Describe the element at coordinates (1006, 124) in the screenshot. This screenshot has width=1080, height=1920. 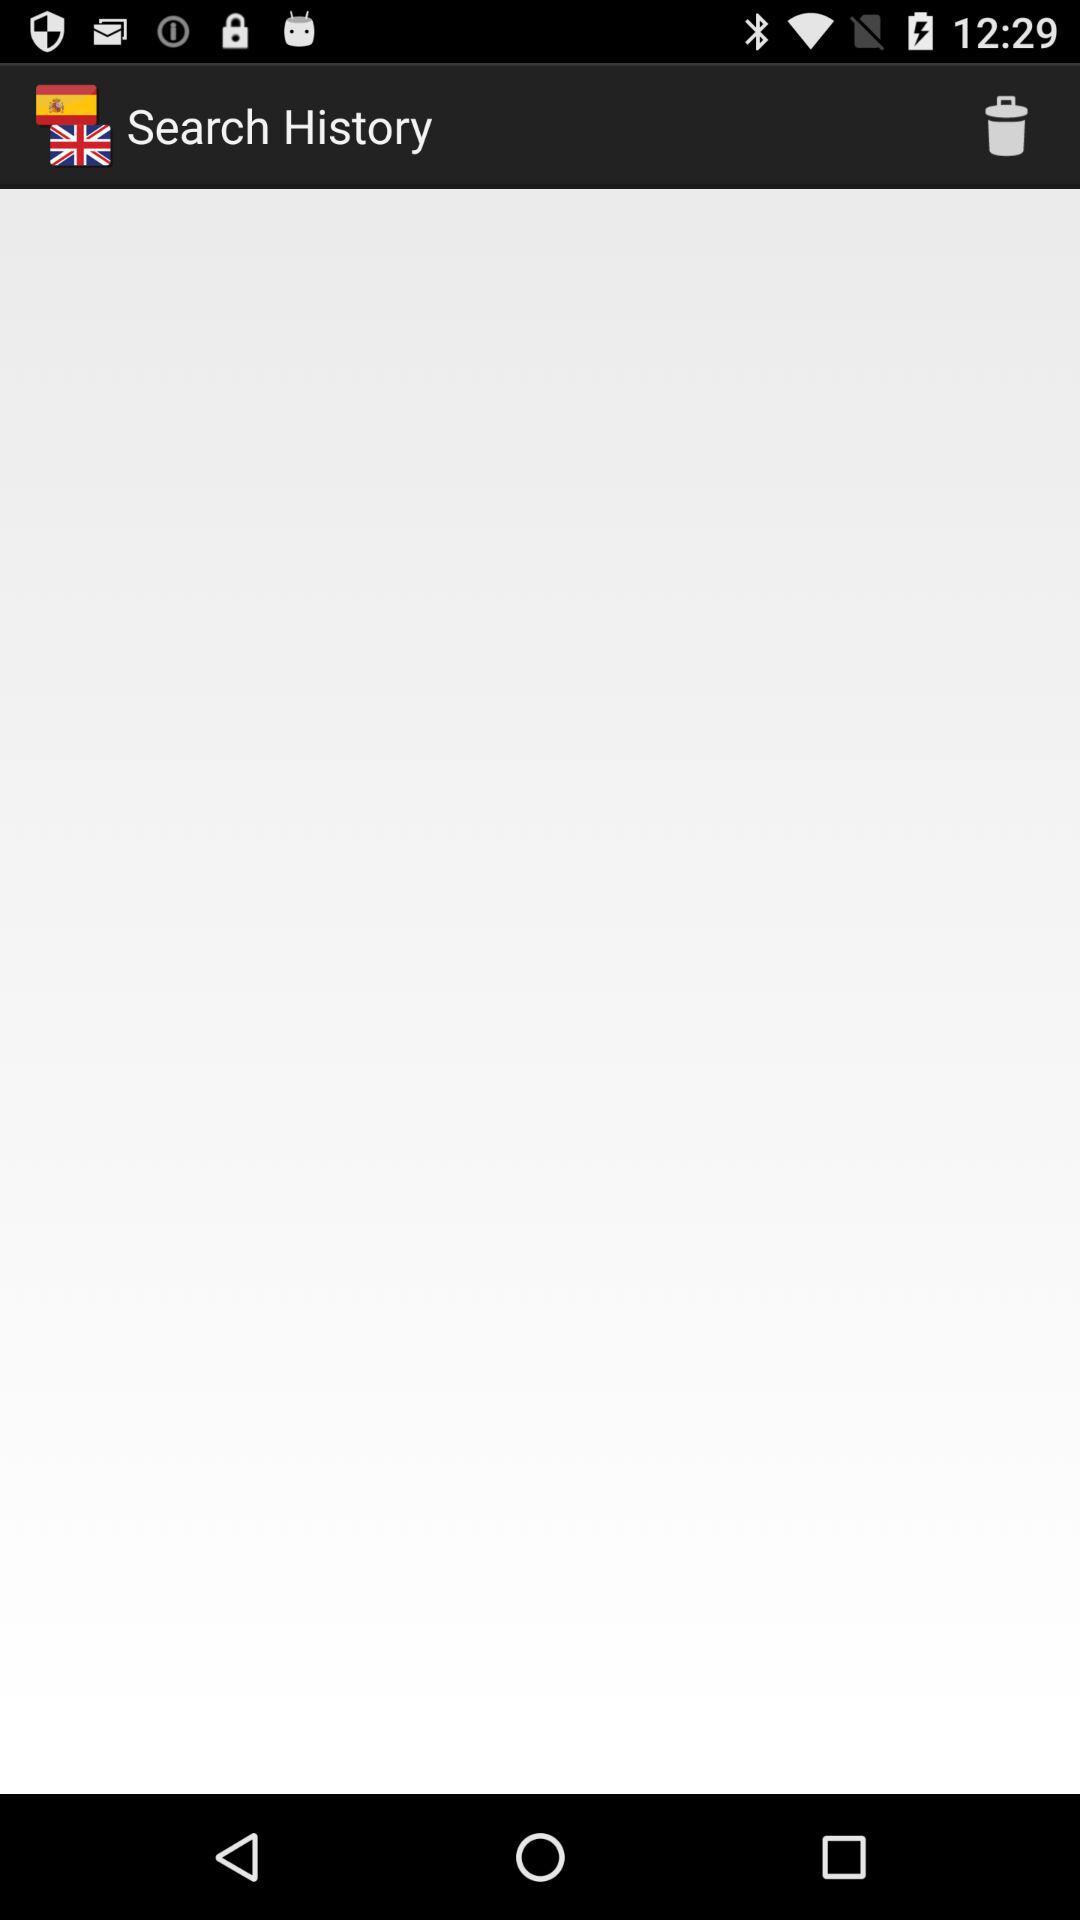
I see `the icon at the top right corner` at that location.